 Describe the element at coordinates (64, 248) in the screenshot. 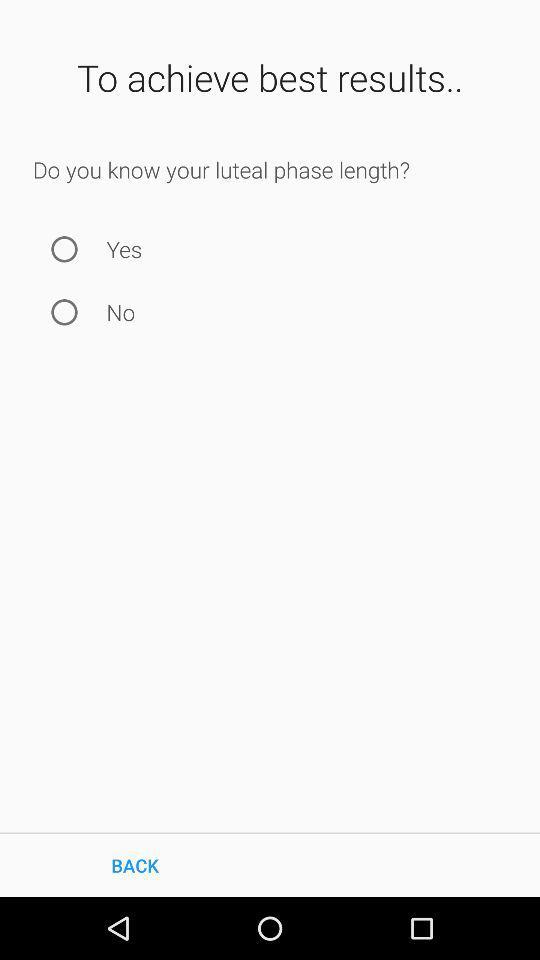

I see `the icon next to the yes icon` at that location.